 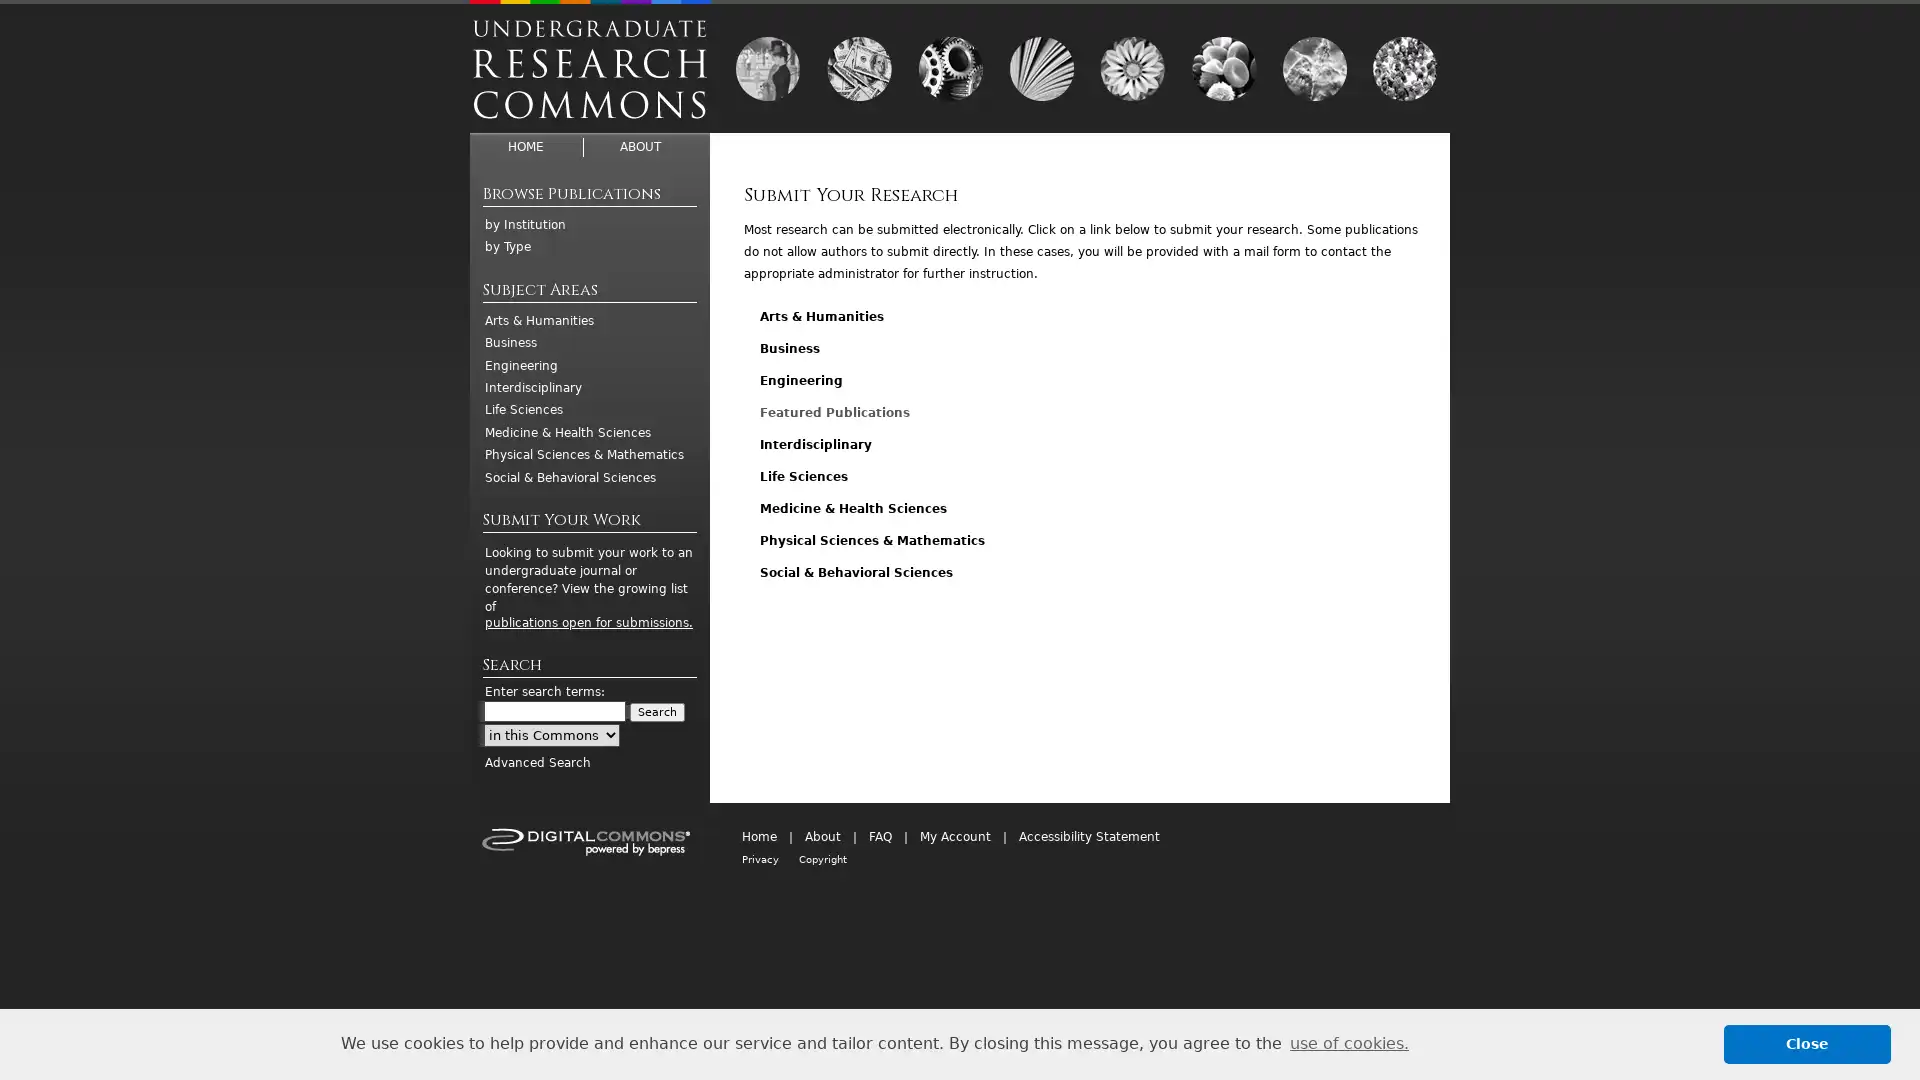 I want to click on dismiss cookie message, so click(x=1807, y=1043).